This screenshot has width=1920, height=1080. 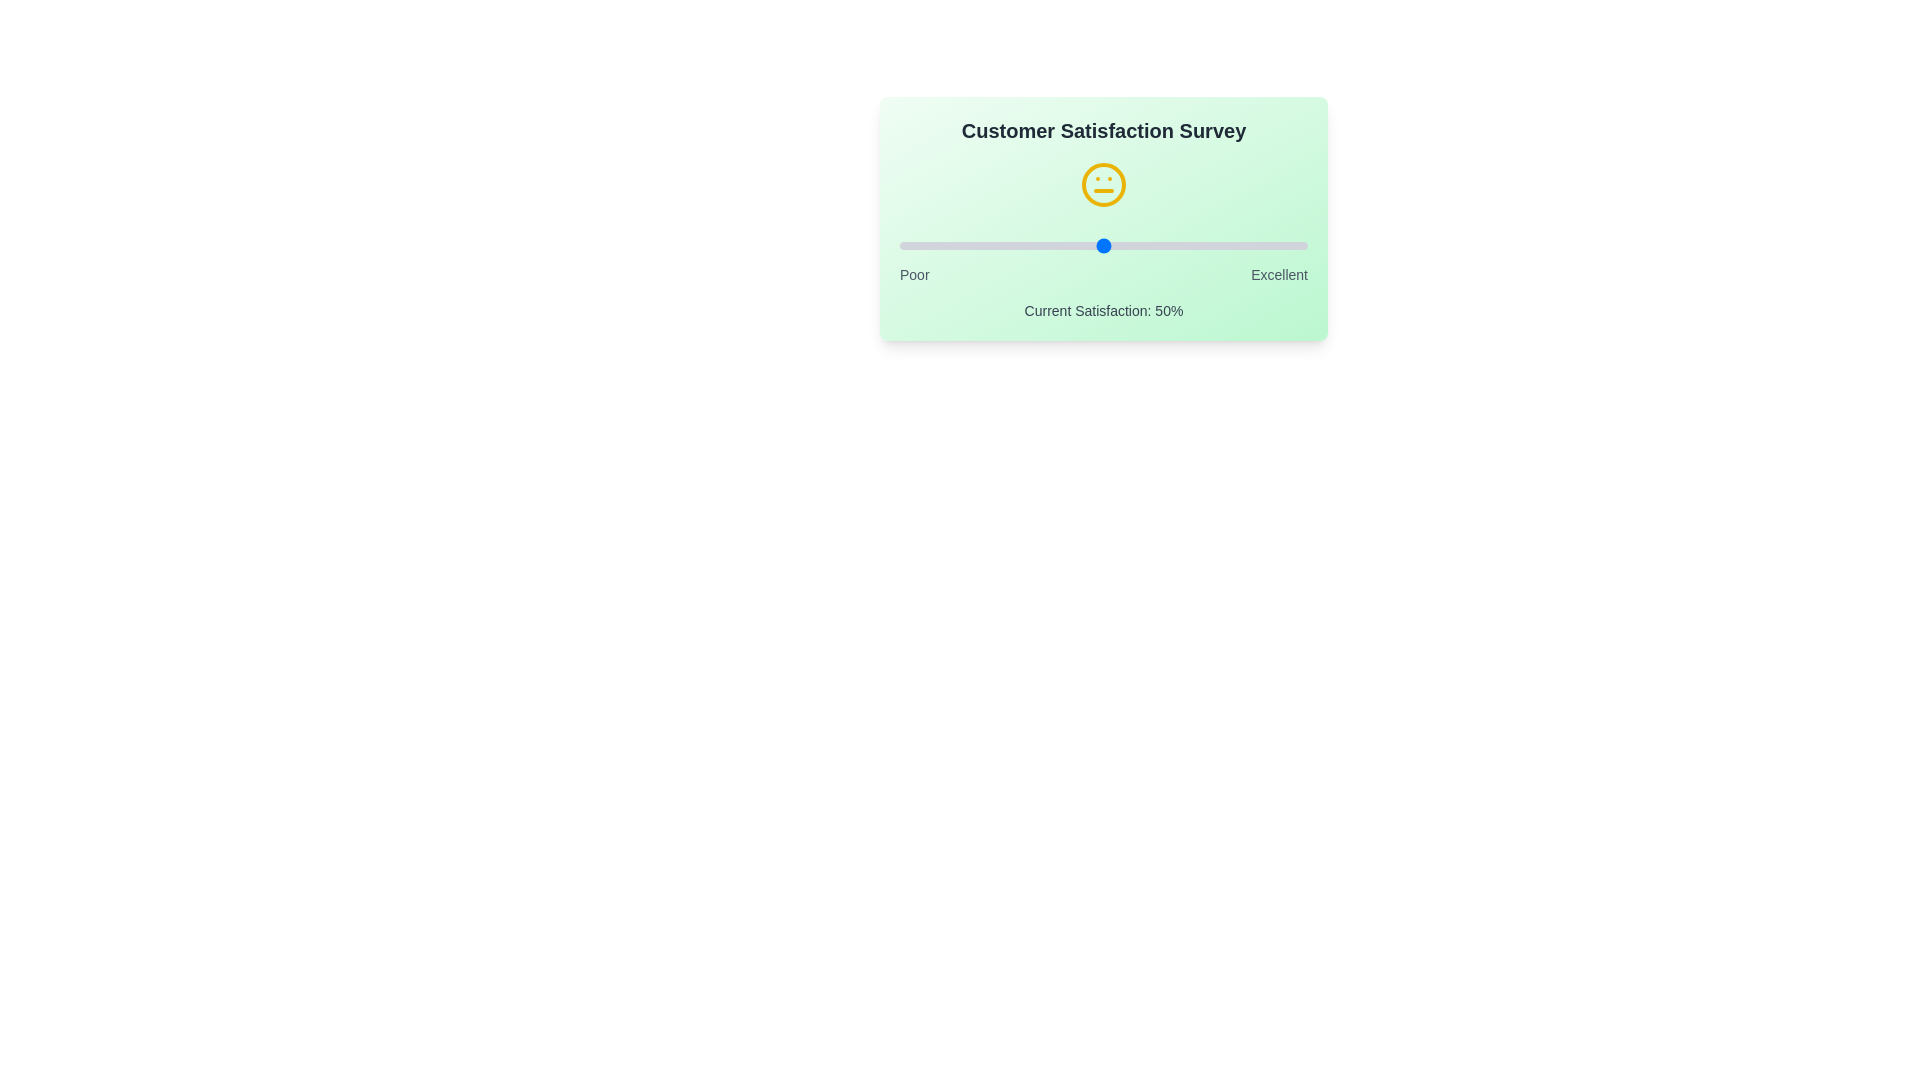 I want to click on the satisfaction slider to 24%, so click(x=997, y=245).